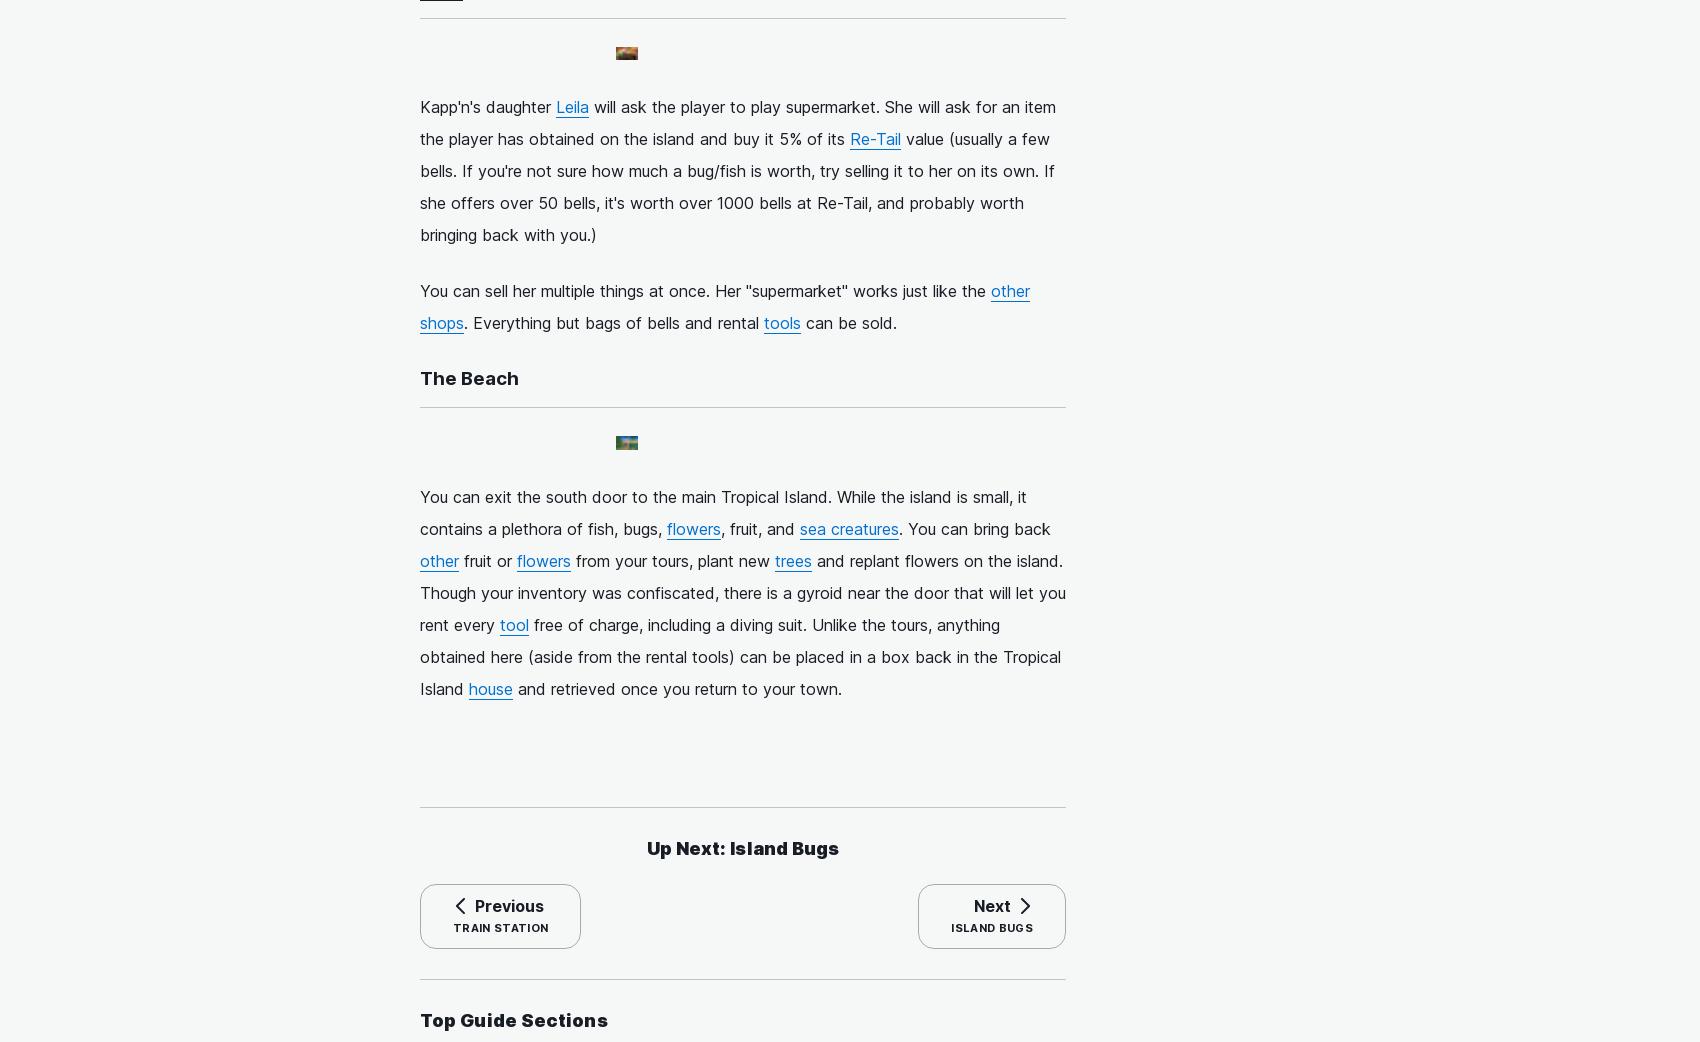  Describe the element at coordinates (509, 905) in the screenshot. I see `'Previous'` at that location.